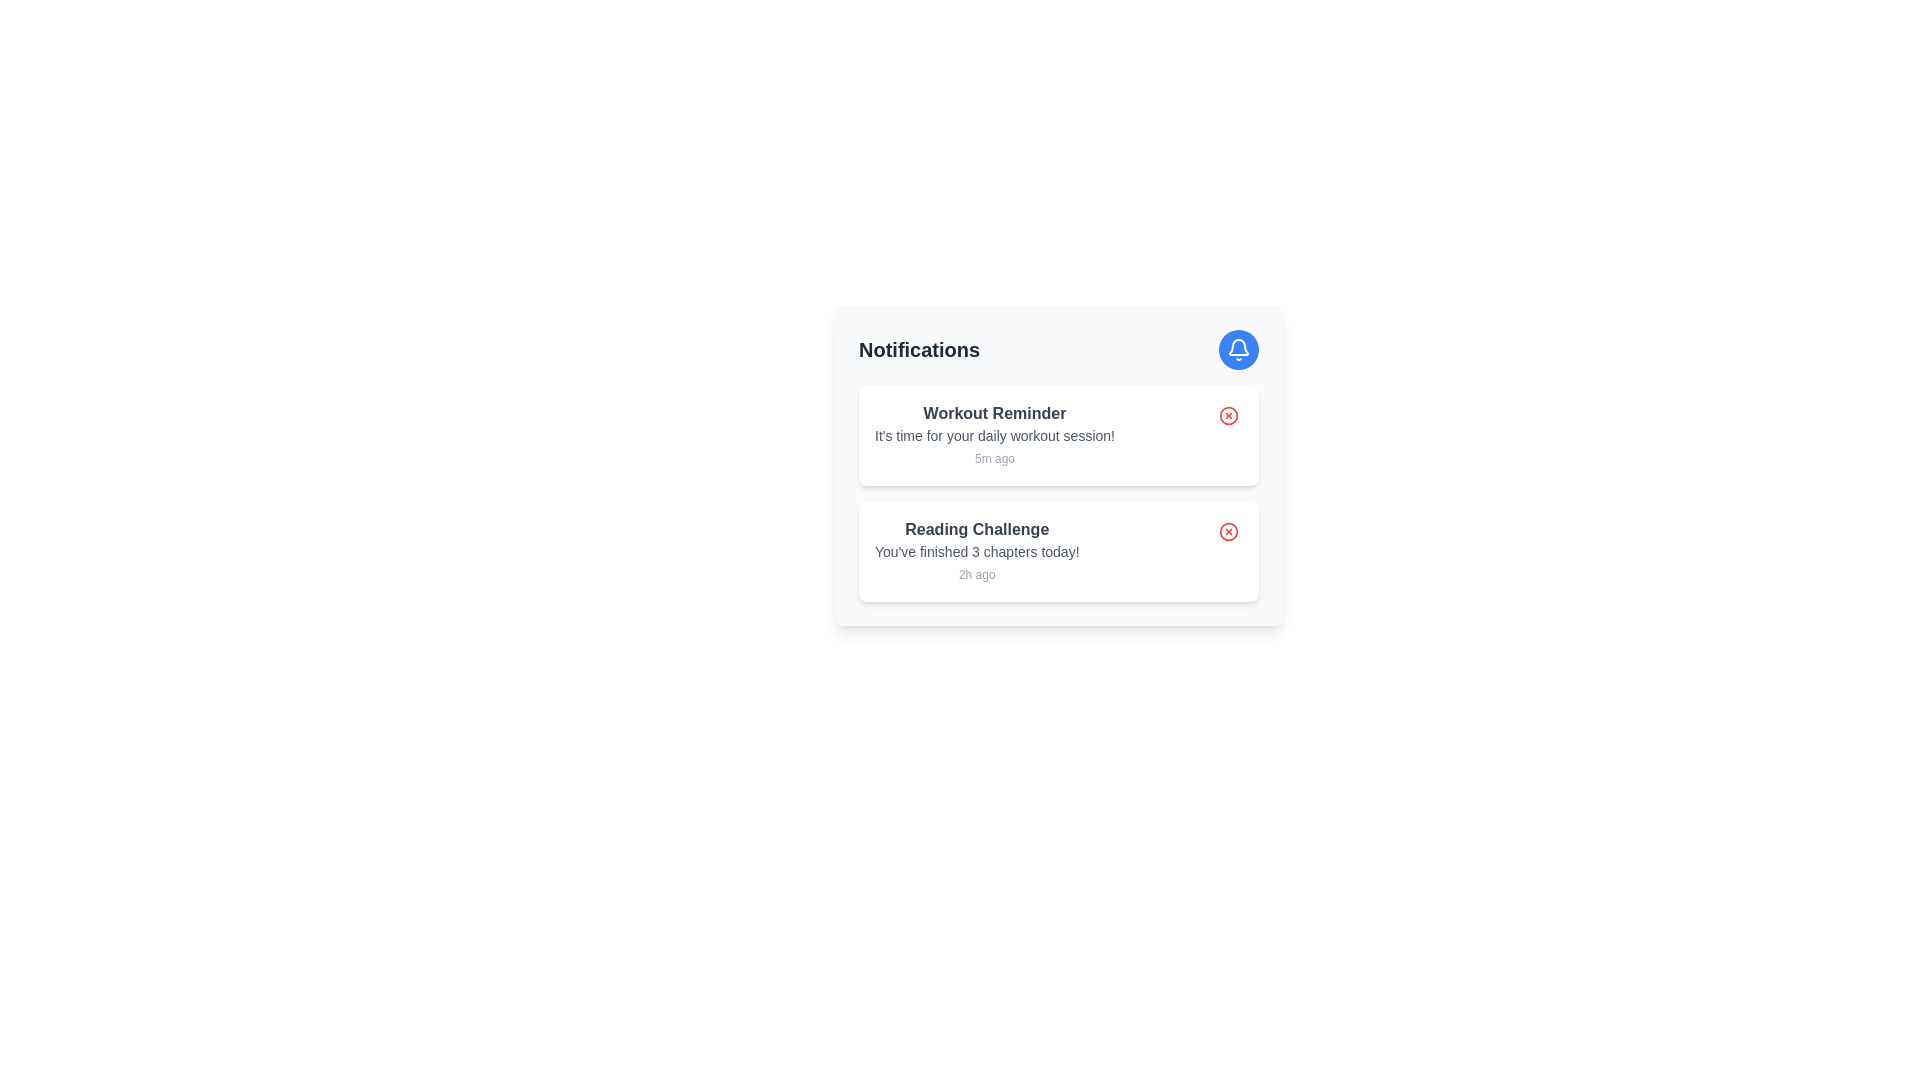 The image size is (1920, 1080). Describe the element at coordinates (994, 434) in the screenshot. I see `the TextLabel element that reads 'It's time for your daily workout session!' which is located below the heading 'Workout Reminder' in the notification card` at that location.